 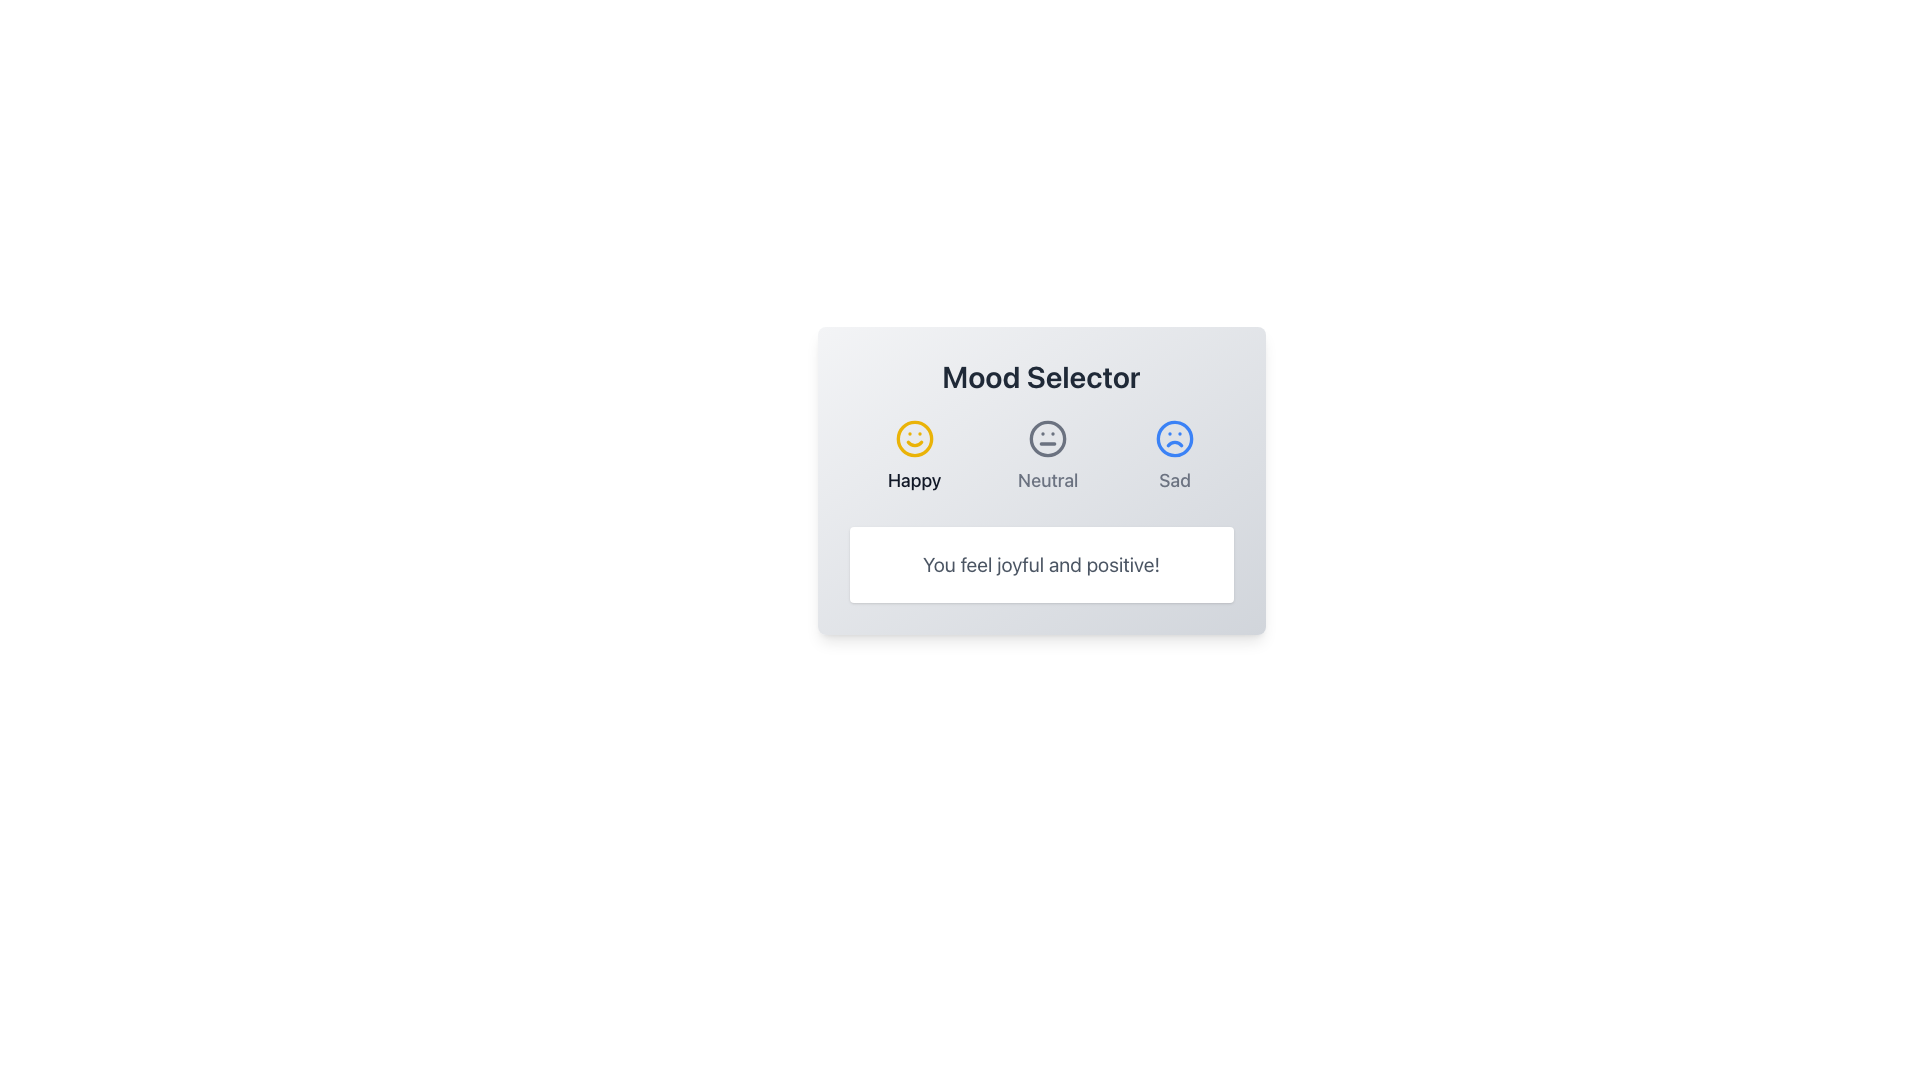 What do you see at coordinates (1040, 564) in the screenshot?
I see `highlighted text displayed in the Text Display element located below the mood selector options` at bounding box center [1040, 564].